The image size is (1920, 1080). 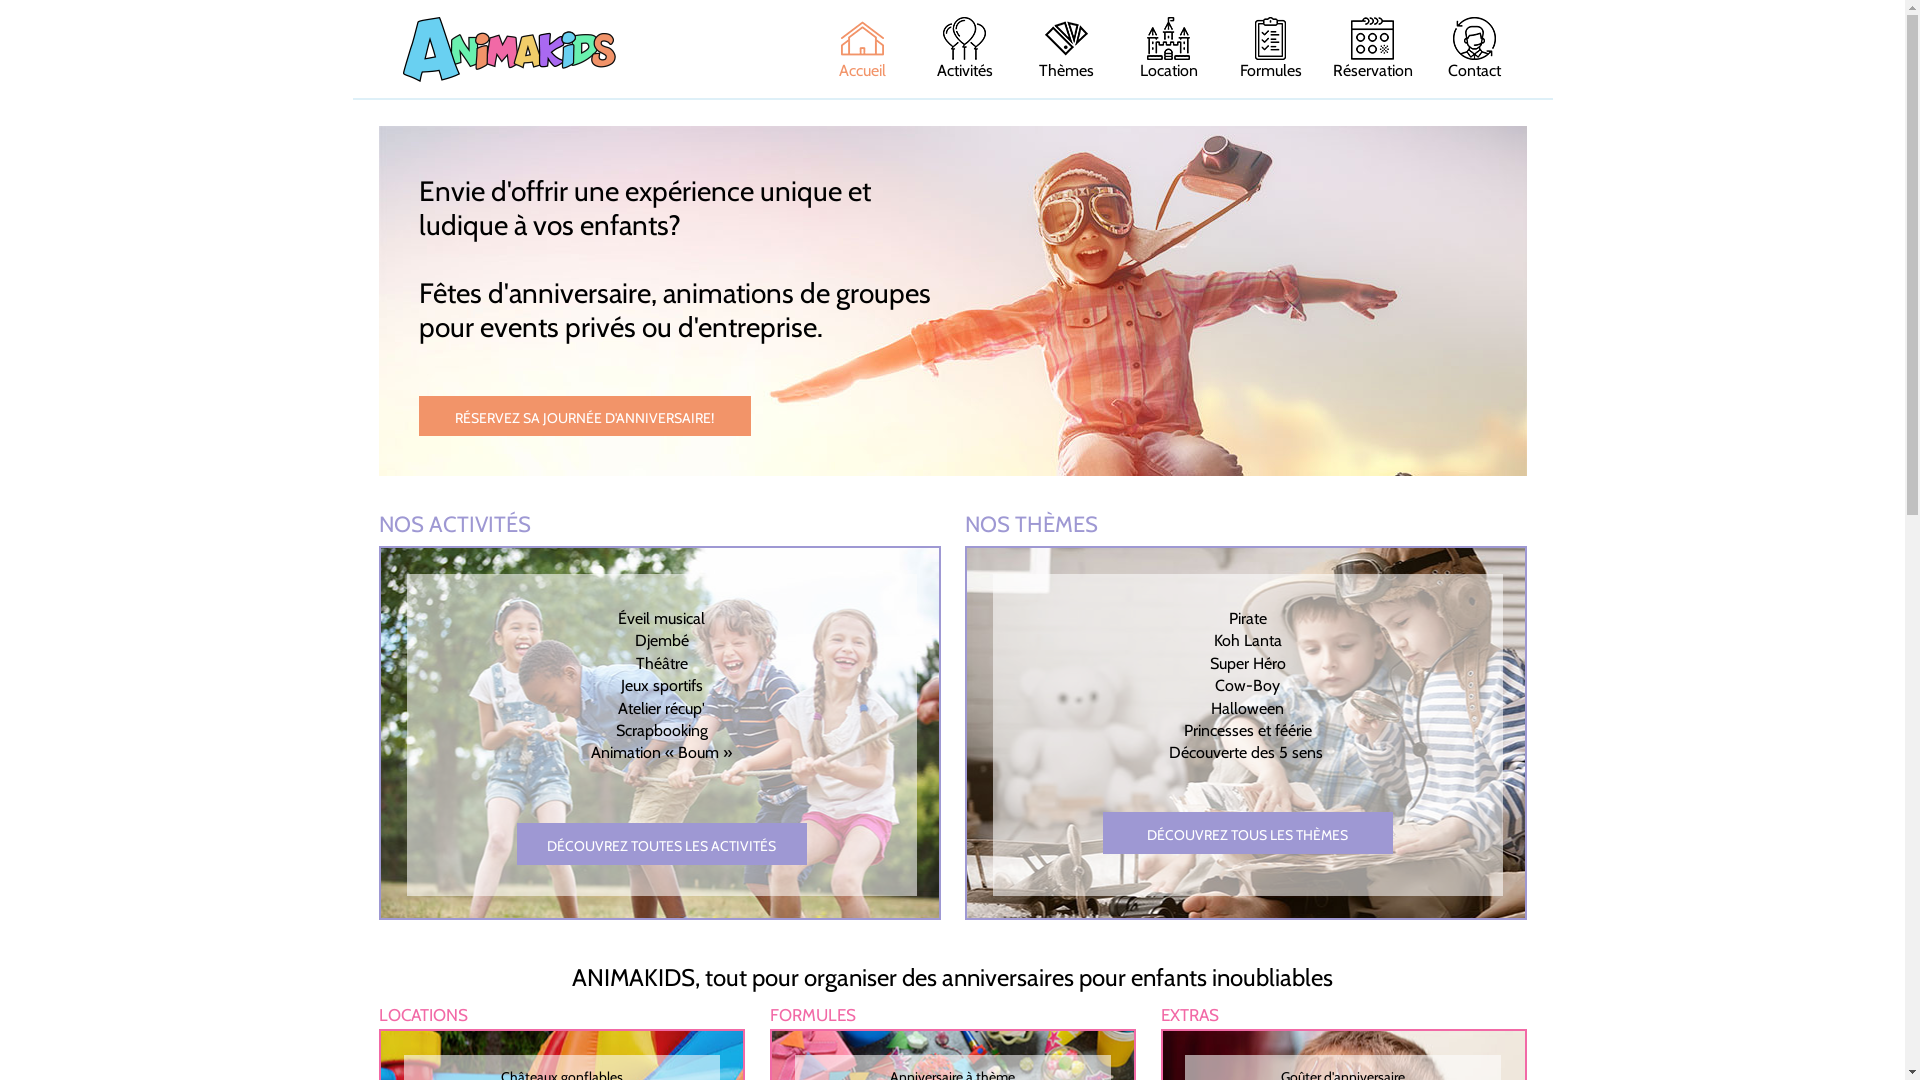 I want to click on 'Contact', so click(x=1473, y=48).